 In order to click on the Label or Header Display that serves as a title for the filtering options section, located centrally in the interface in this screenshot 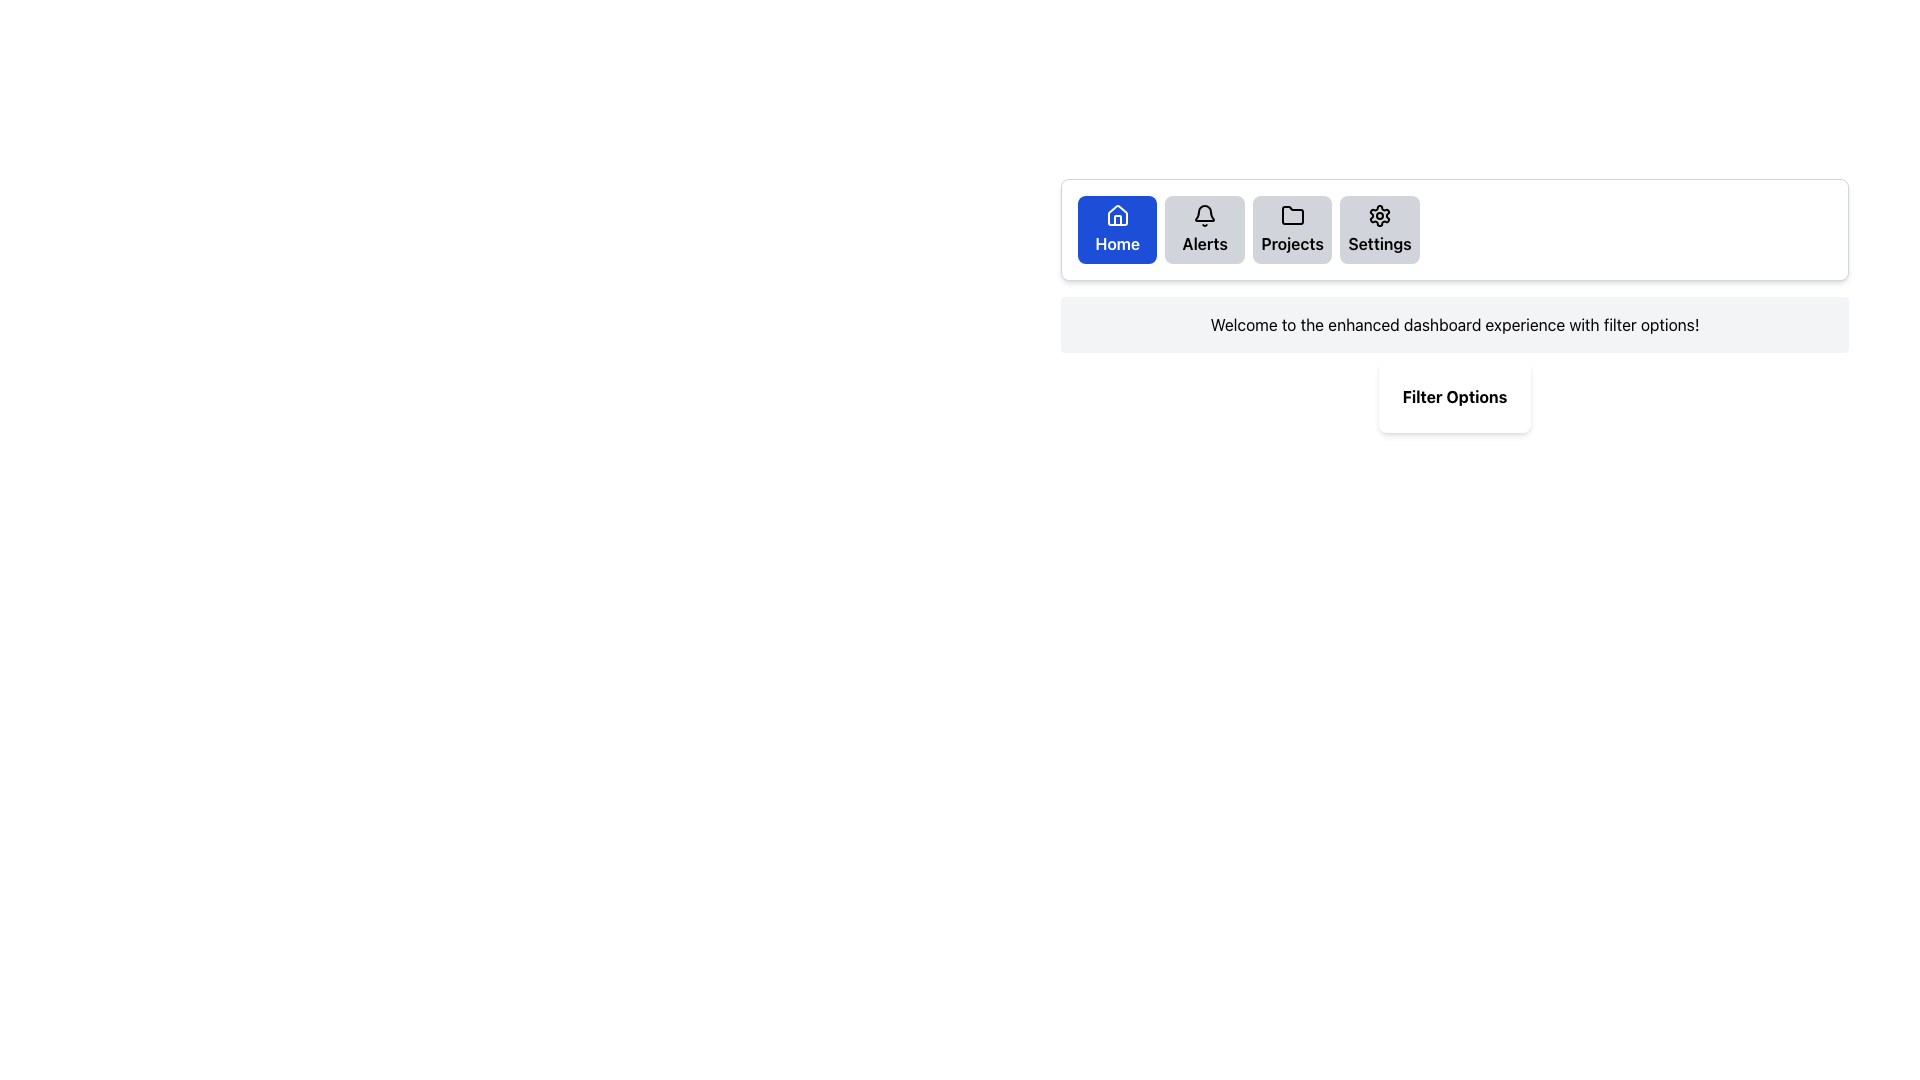, I will do `click(1454, 396)`.